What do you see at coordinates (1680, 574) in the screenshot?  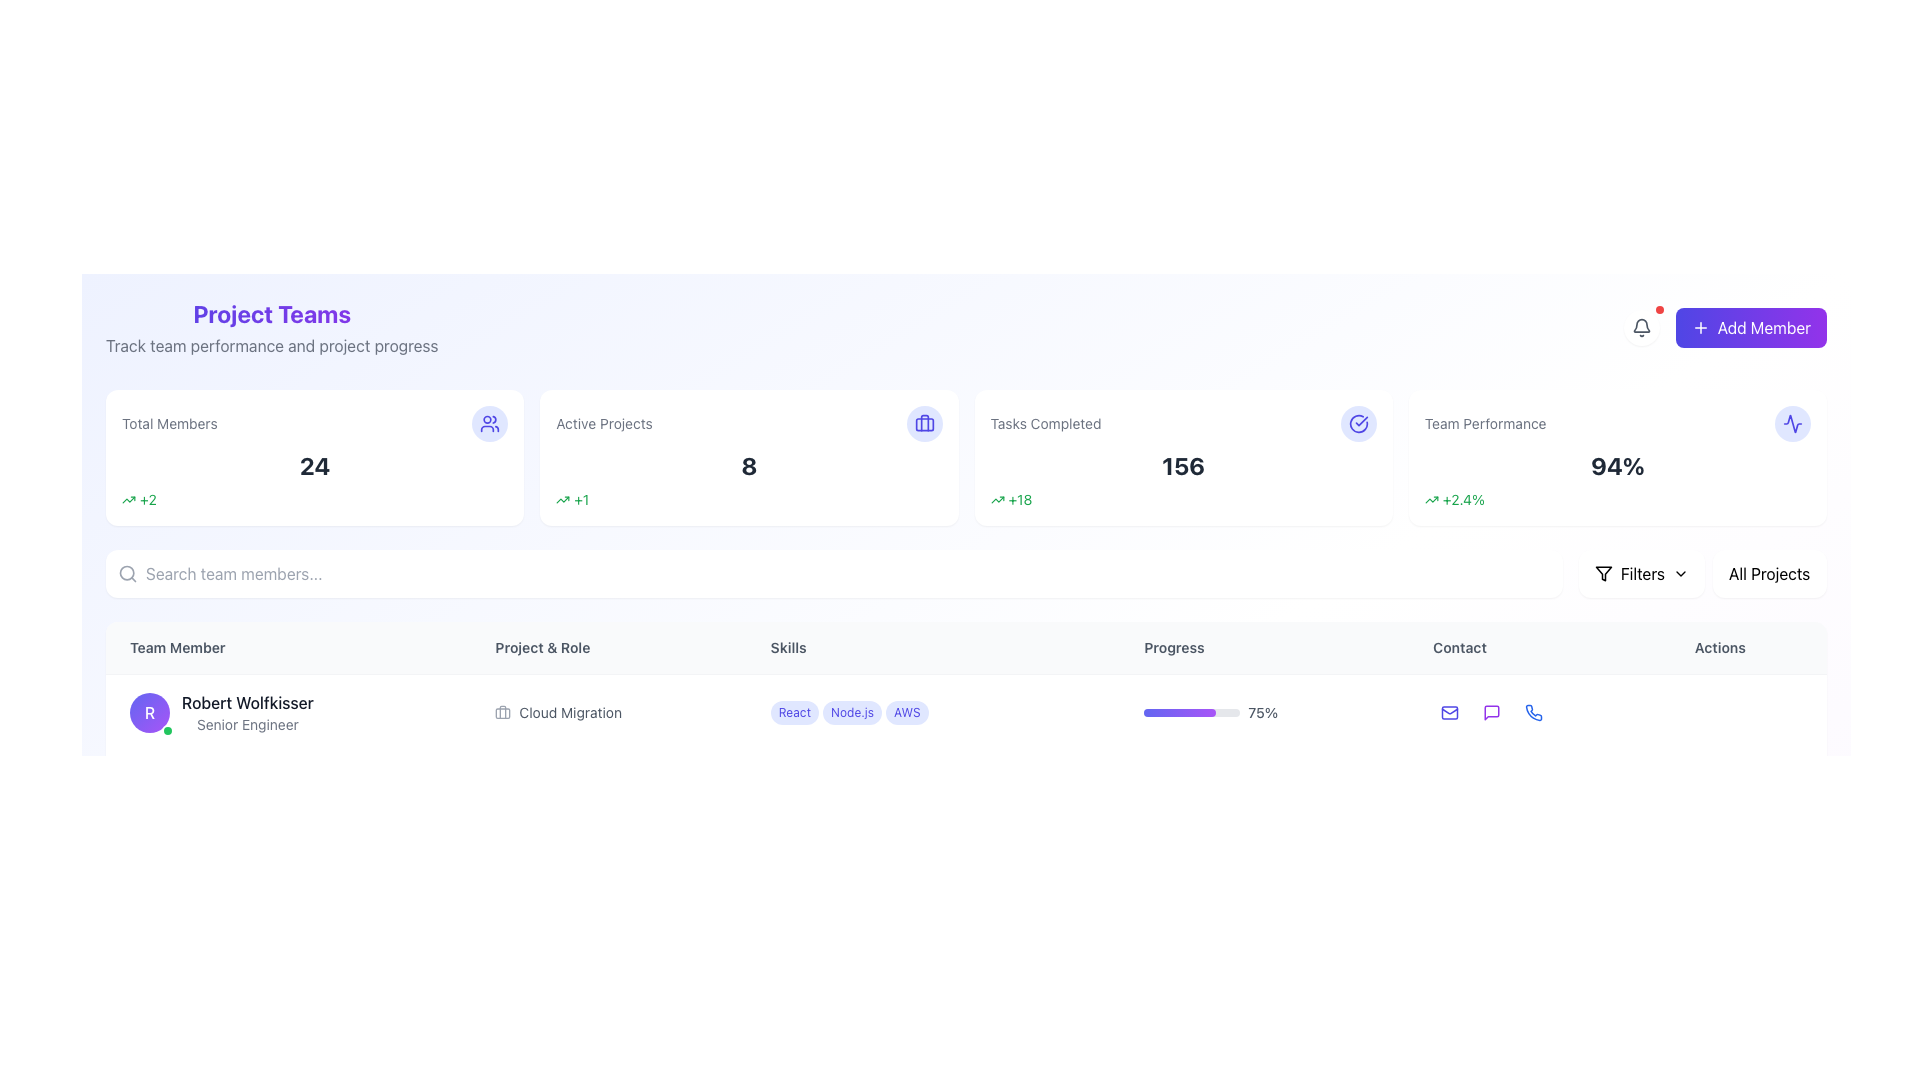 I see `the downward-pointing chevron icon located within the 'Filters' button` at bounding box center [1680, 574].